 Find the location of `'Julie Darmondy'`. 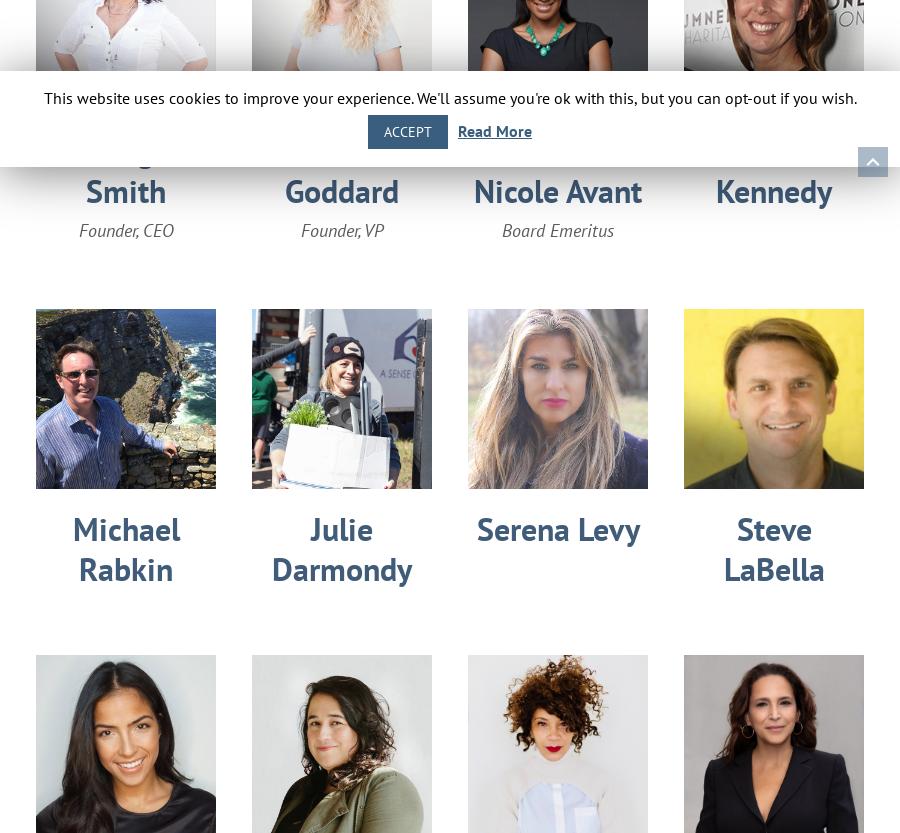

'Julie Darmondy' is located at coordinates (342, 548).